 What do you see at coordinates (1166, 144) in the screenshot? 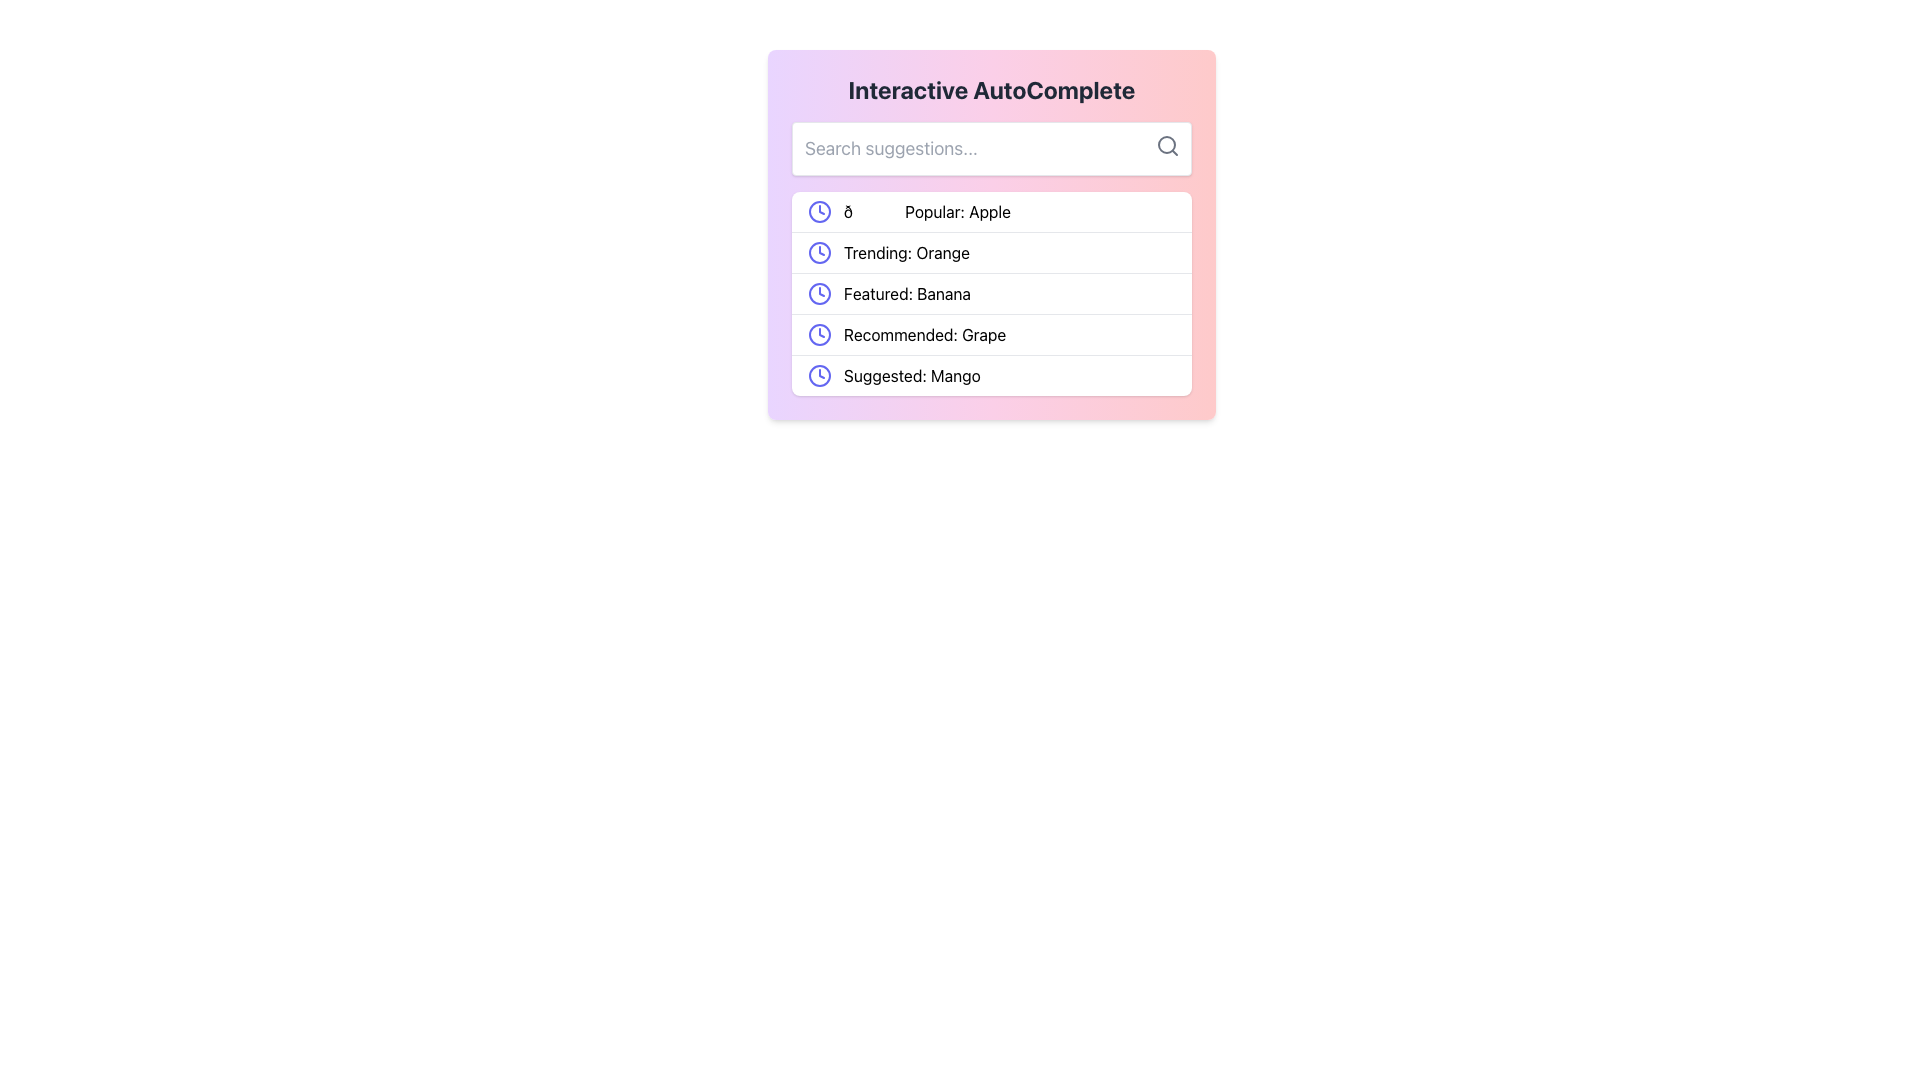
I see `the central circular part of the magnifying glass icon located at the top-right corner of the search input box` at bounding box center [1166, 144].